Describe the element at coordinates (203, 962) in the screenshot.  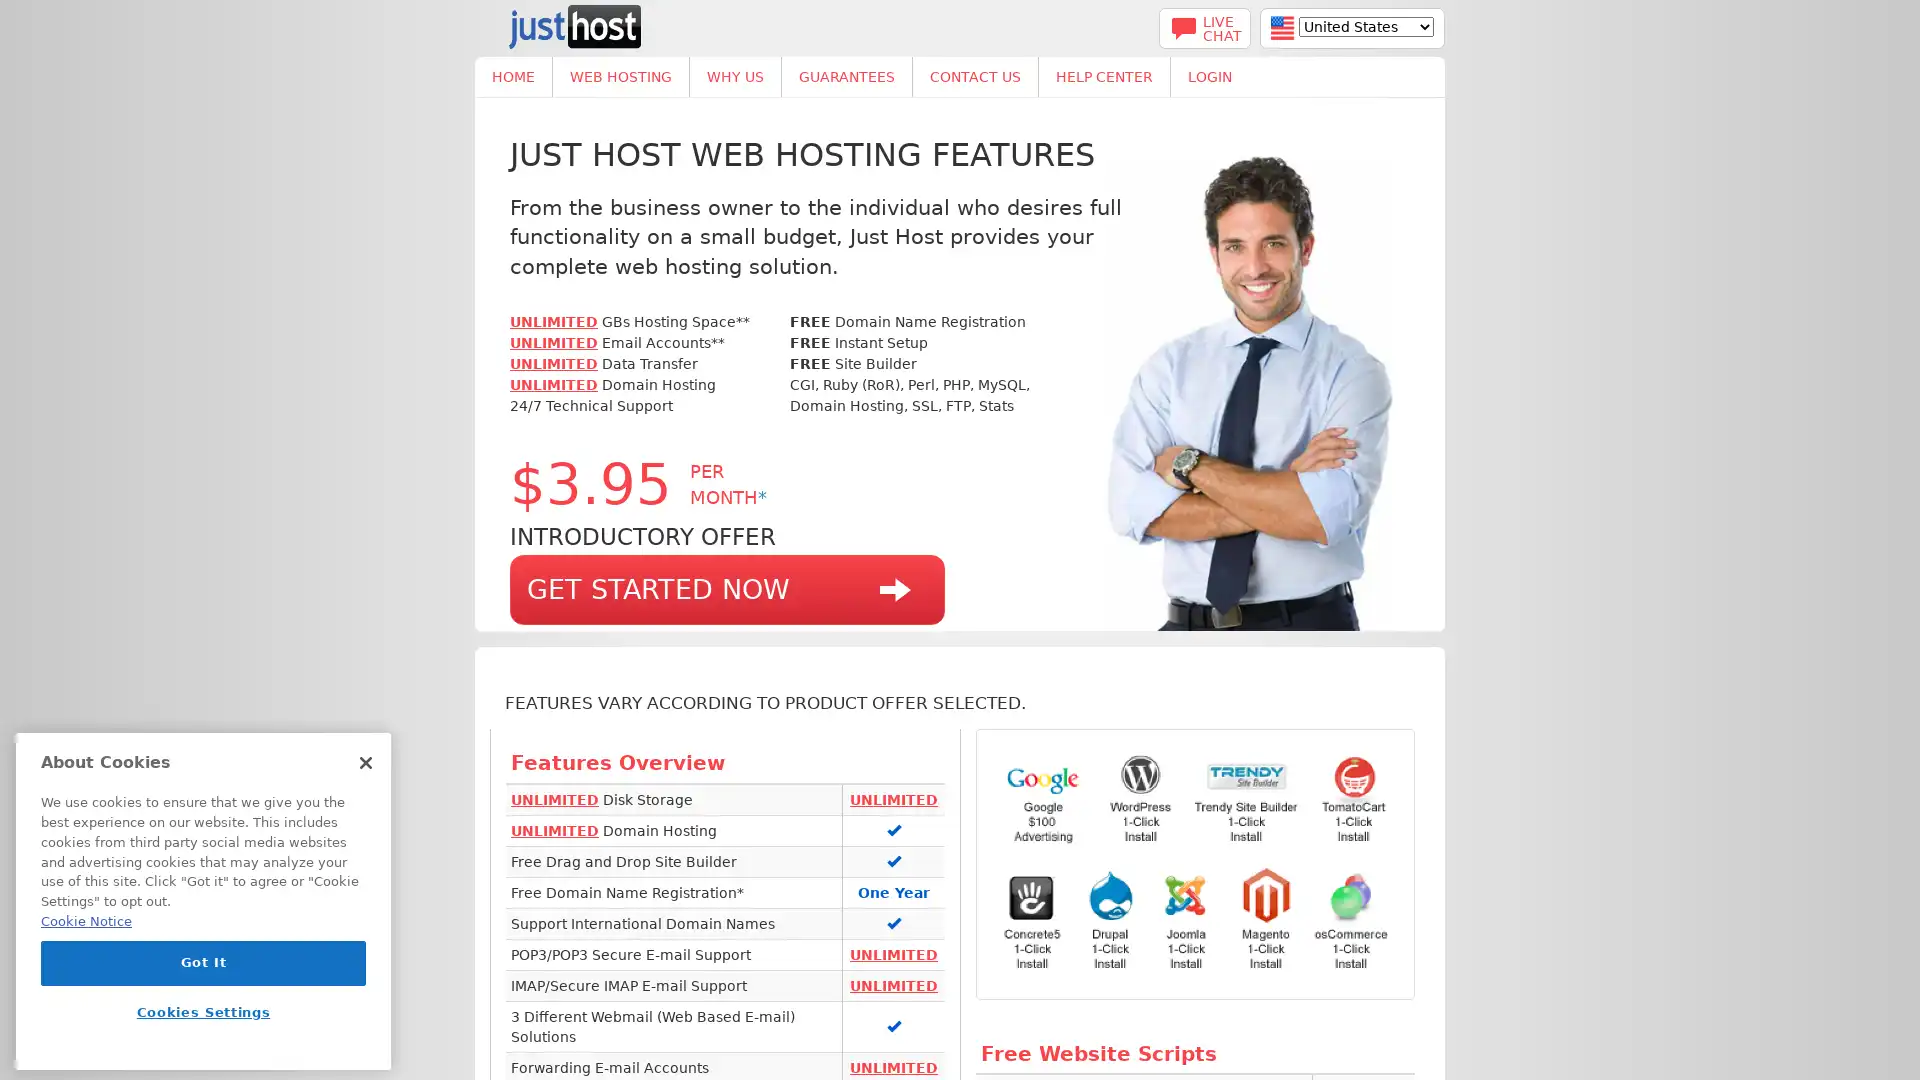
I see `Got It` at that location.